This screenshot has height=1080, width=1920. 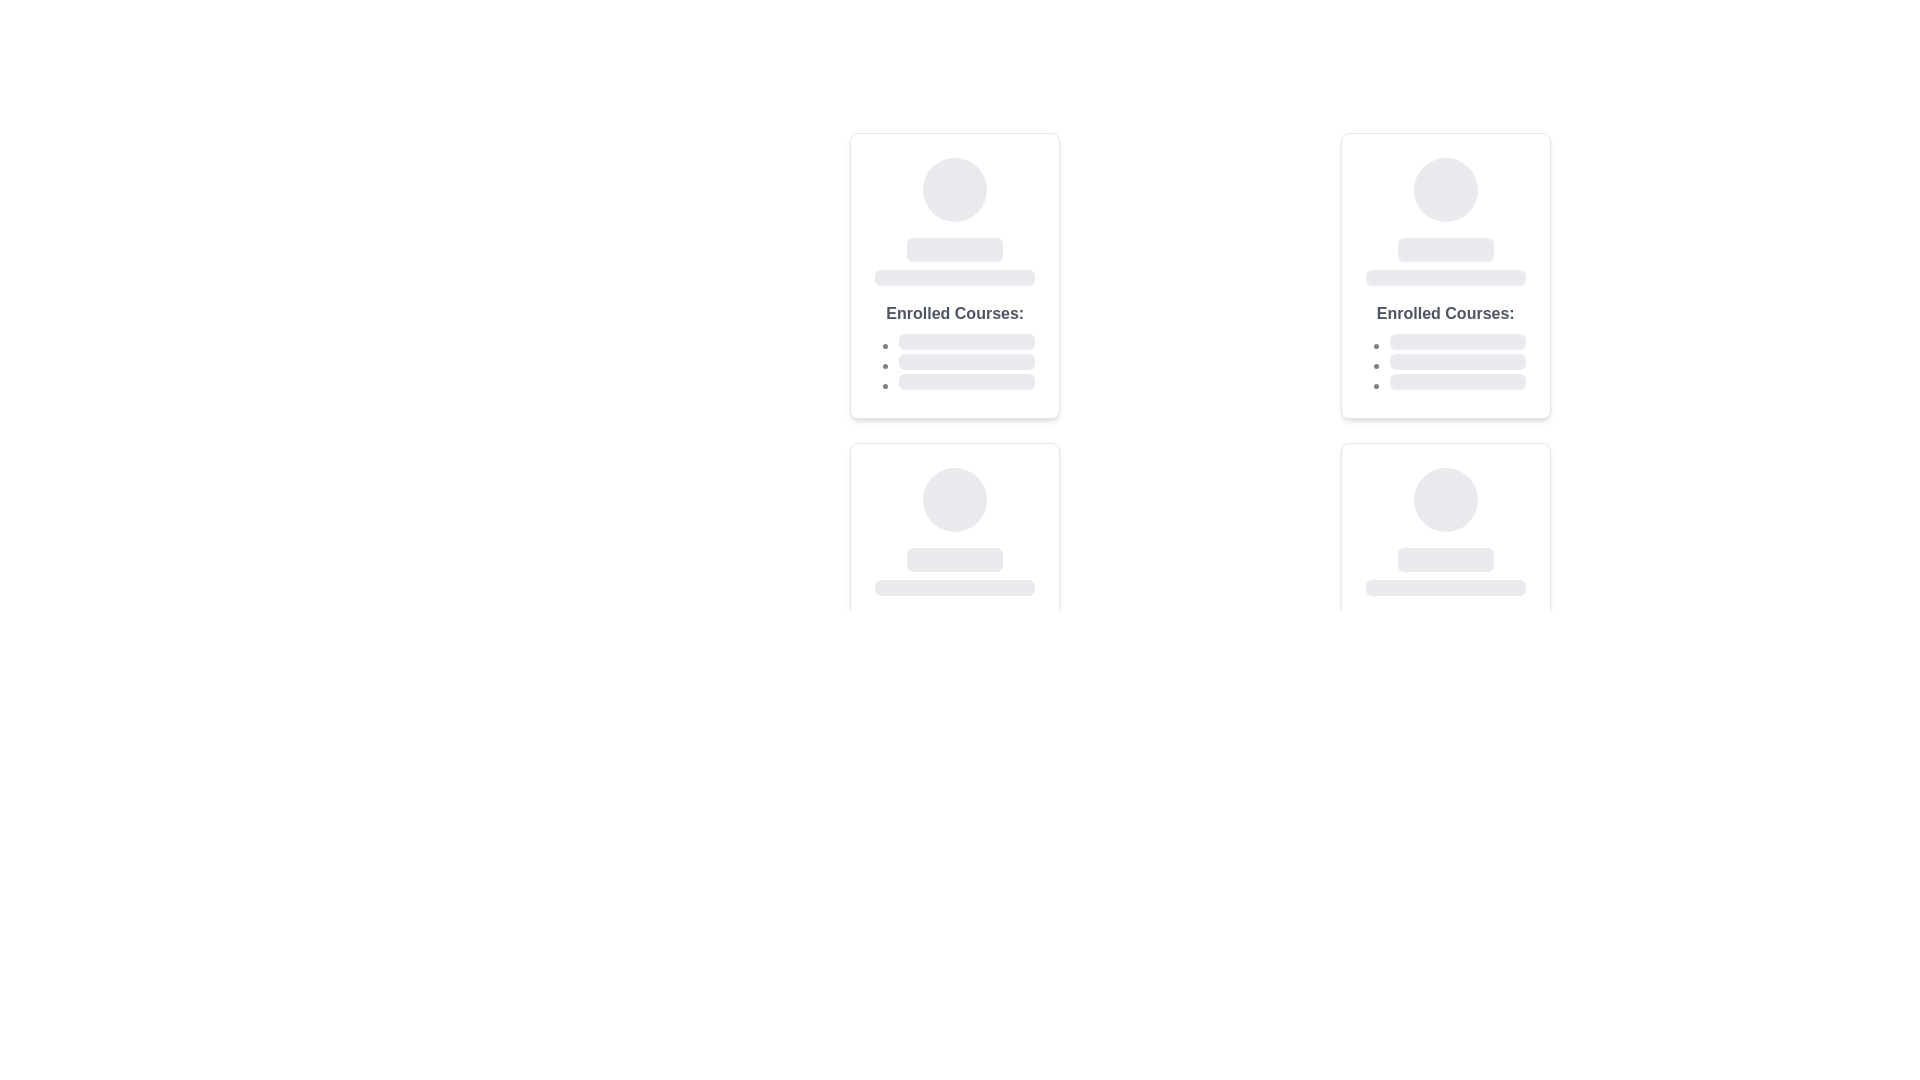 I want to click on the second Loading Placeholder element in the list of loading placeholders under 'Enrolled Courses:', so click(x=967, y=362).